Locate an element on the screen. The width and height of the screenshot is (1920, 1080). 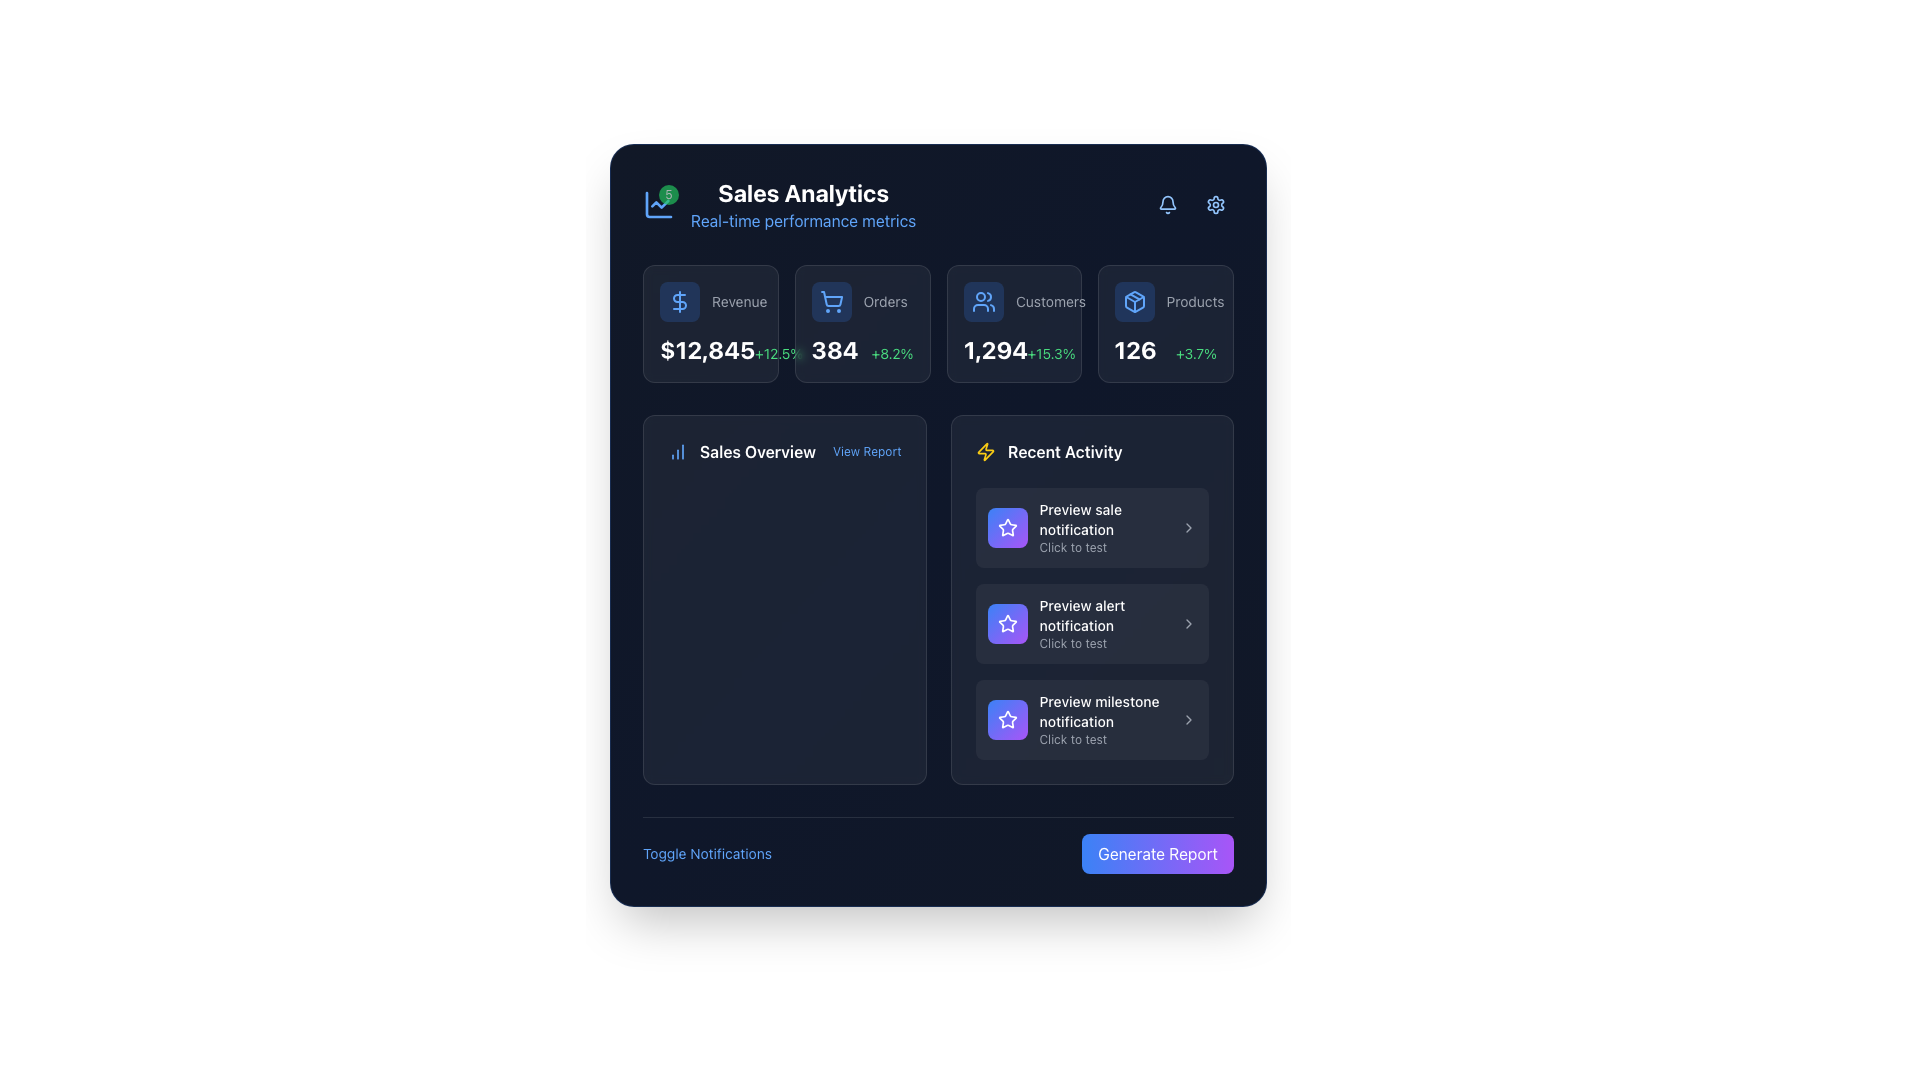
the third interactive notification element is located at coordinates (1091, 720).